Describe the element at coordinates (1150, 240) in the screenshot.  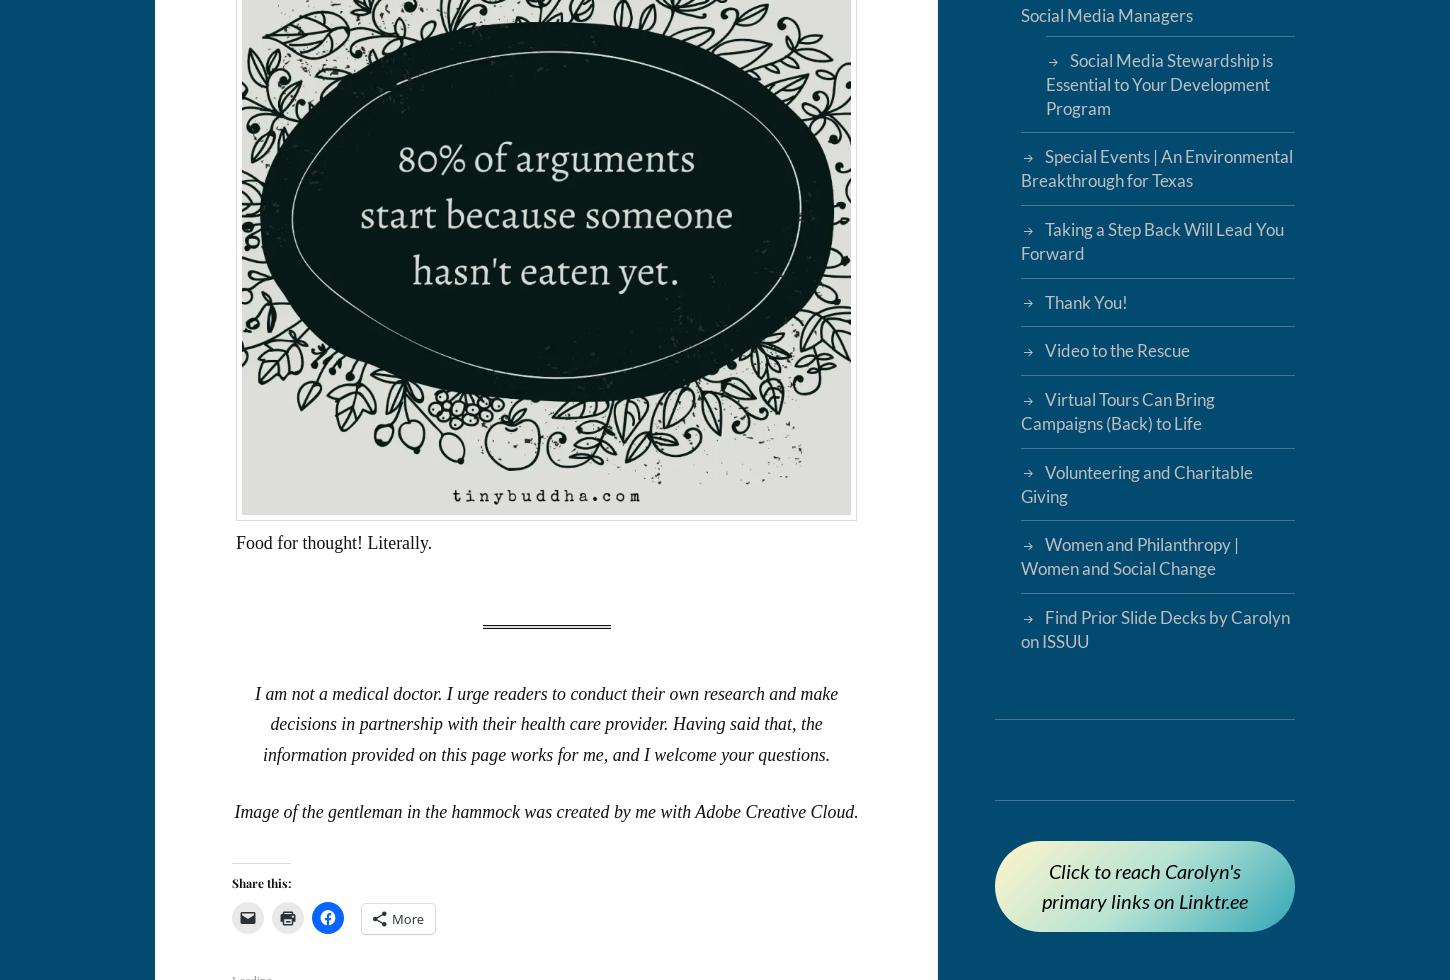
I see `'Taking a Step Back Will Lead You Forward'` at that location.